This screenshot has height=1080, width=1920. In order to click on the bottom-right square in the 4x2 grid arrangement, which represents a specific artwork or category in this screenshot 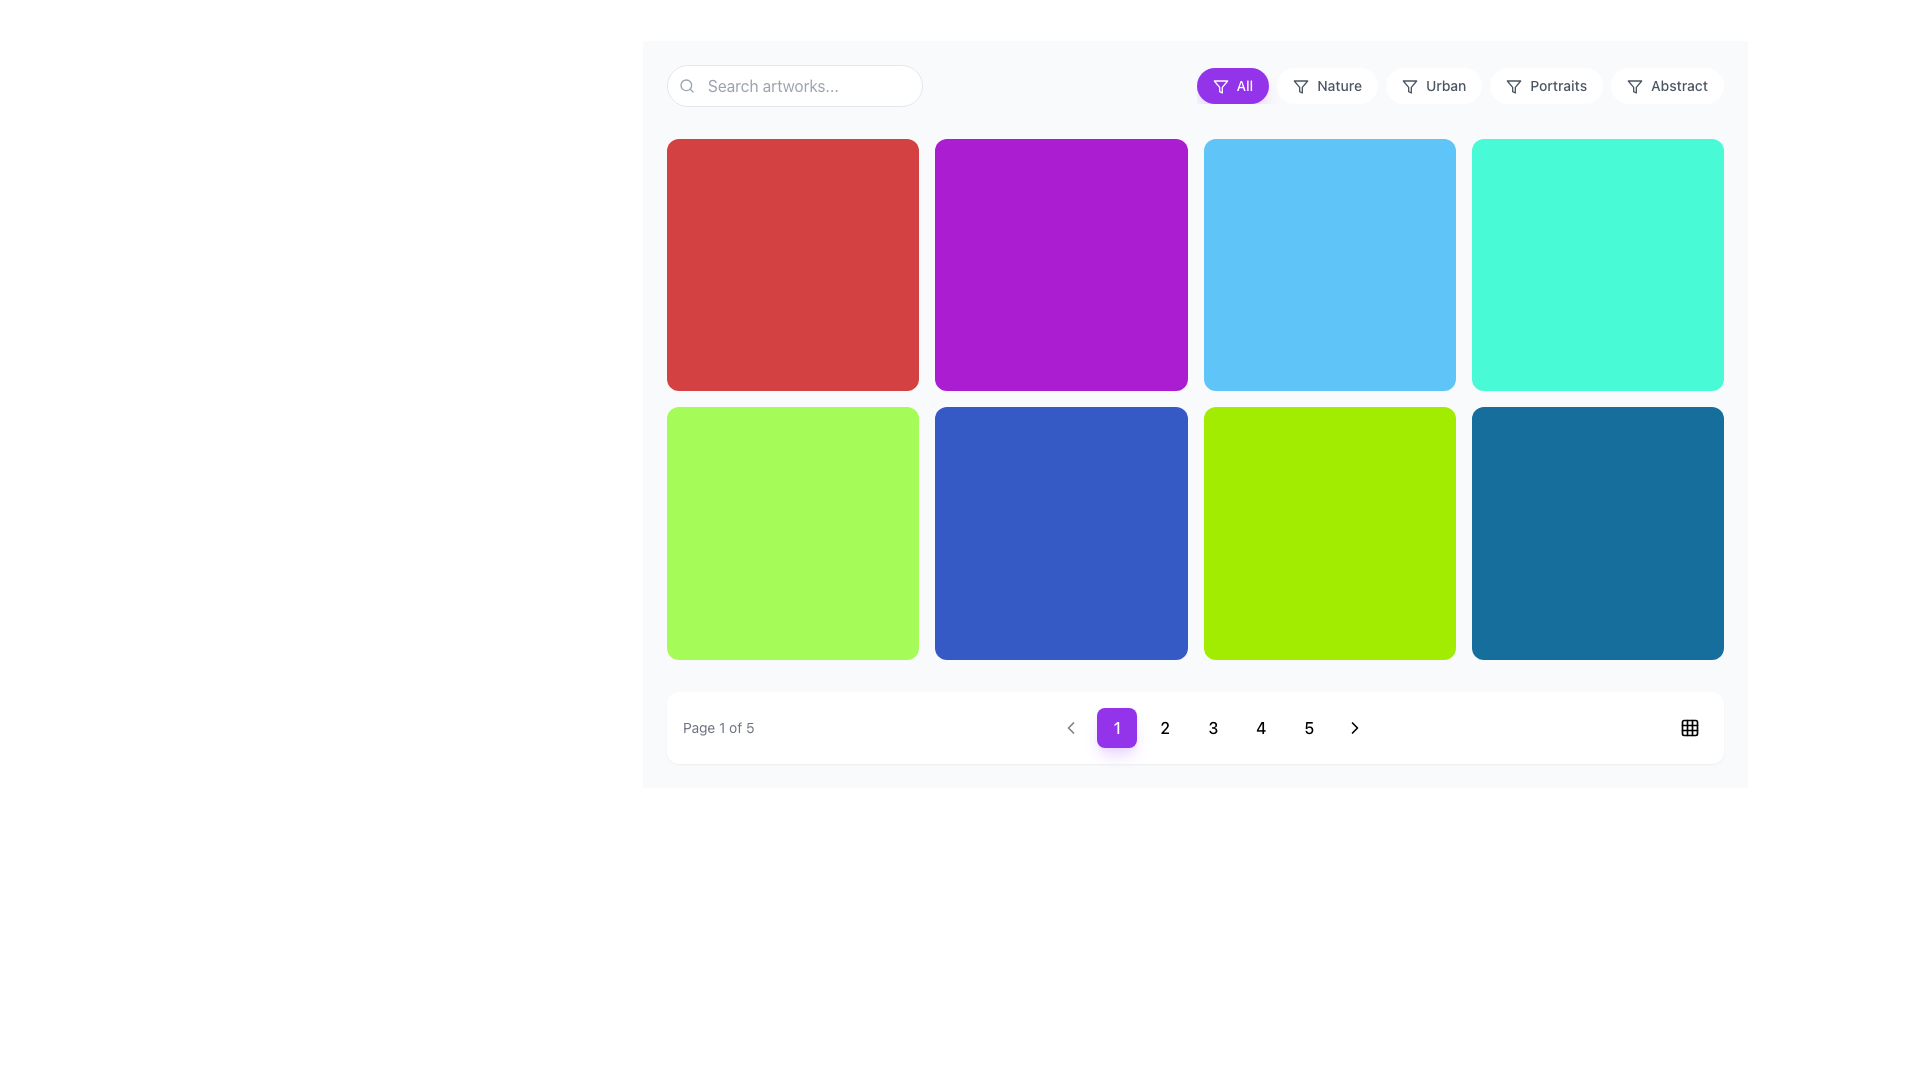, I will do `click(1596, 532)`.